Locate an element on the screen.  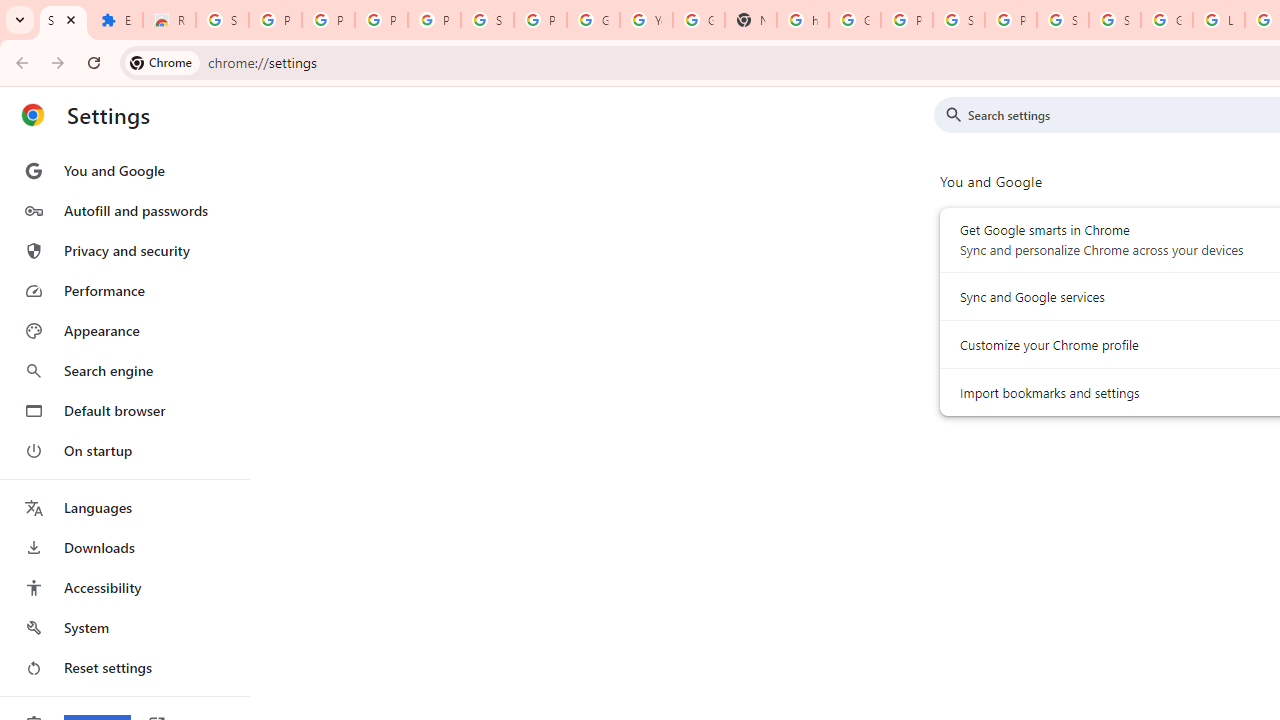
'Sign in - Google Accounts' is located at coordinates (1113, 20).